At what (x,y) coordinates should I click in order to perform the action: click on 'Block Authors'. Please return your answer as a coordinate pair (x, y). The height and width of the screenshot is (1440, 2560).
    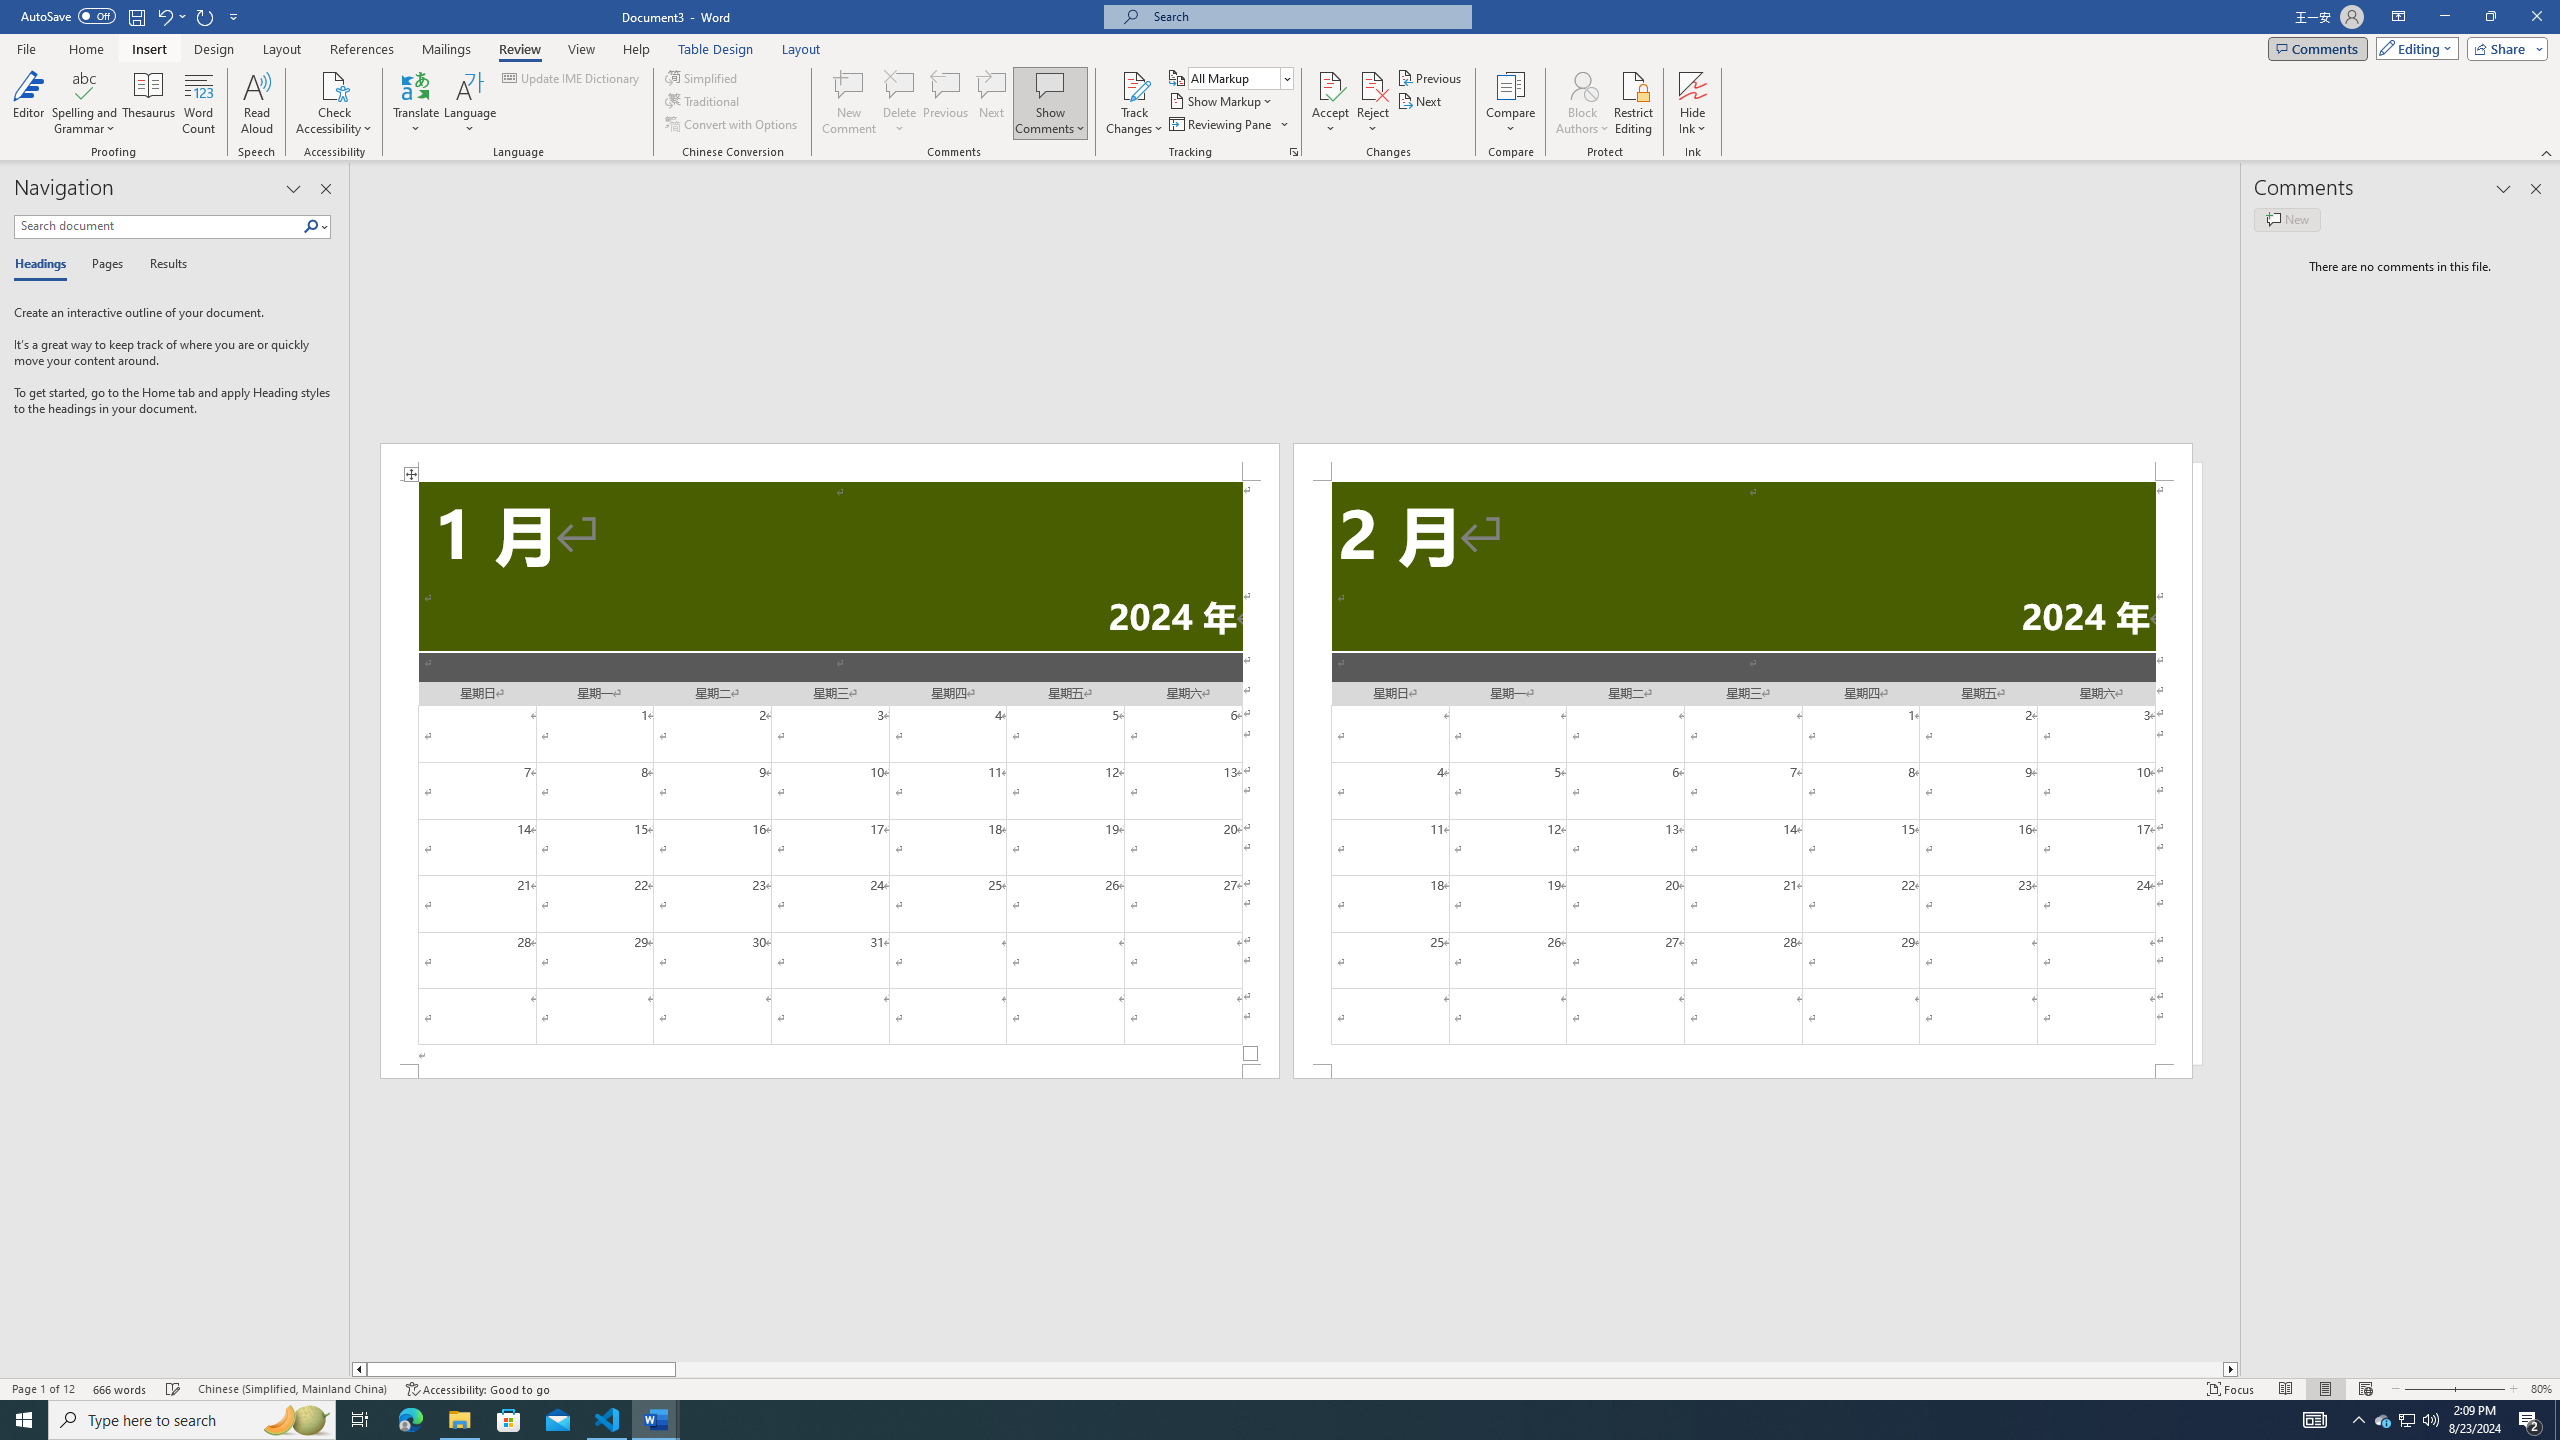
    Looking at the image, I should click on (1582, 103).